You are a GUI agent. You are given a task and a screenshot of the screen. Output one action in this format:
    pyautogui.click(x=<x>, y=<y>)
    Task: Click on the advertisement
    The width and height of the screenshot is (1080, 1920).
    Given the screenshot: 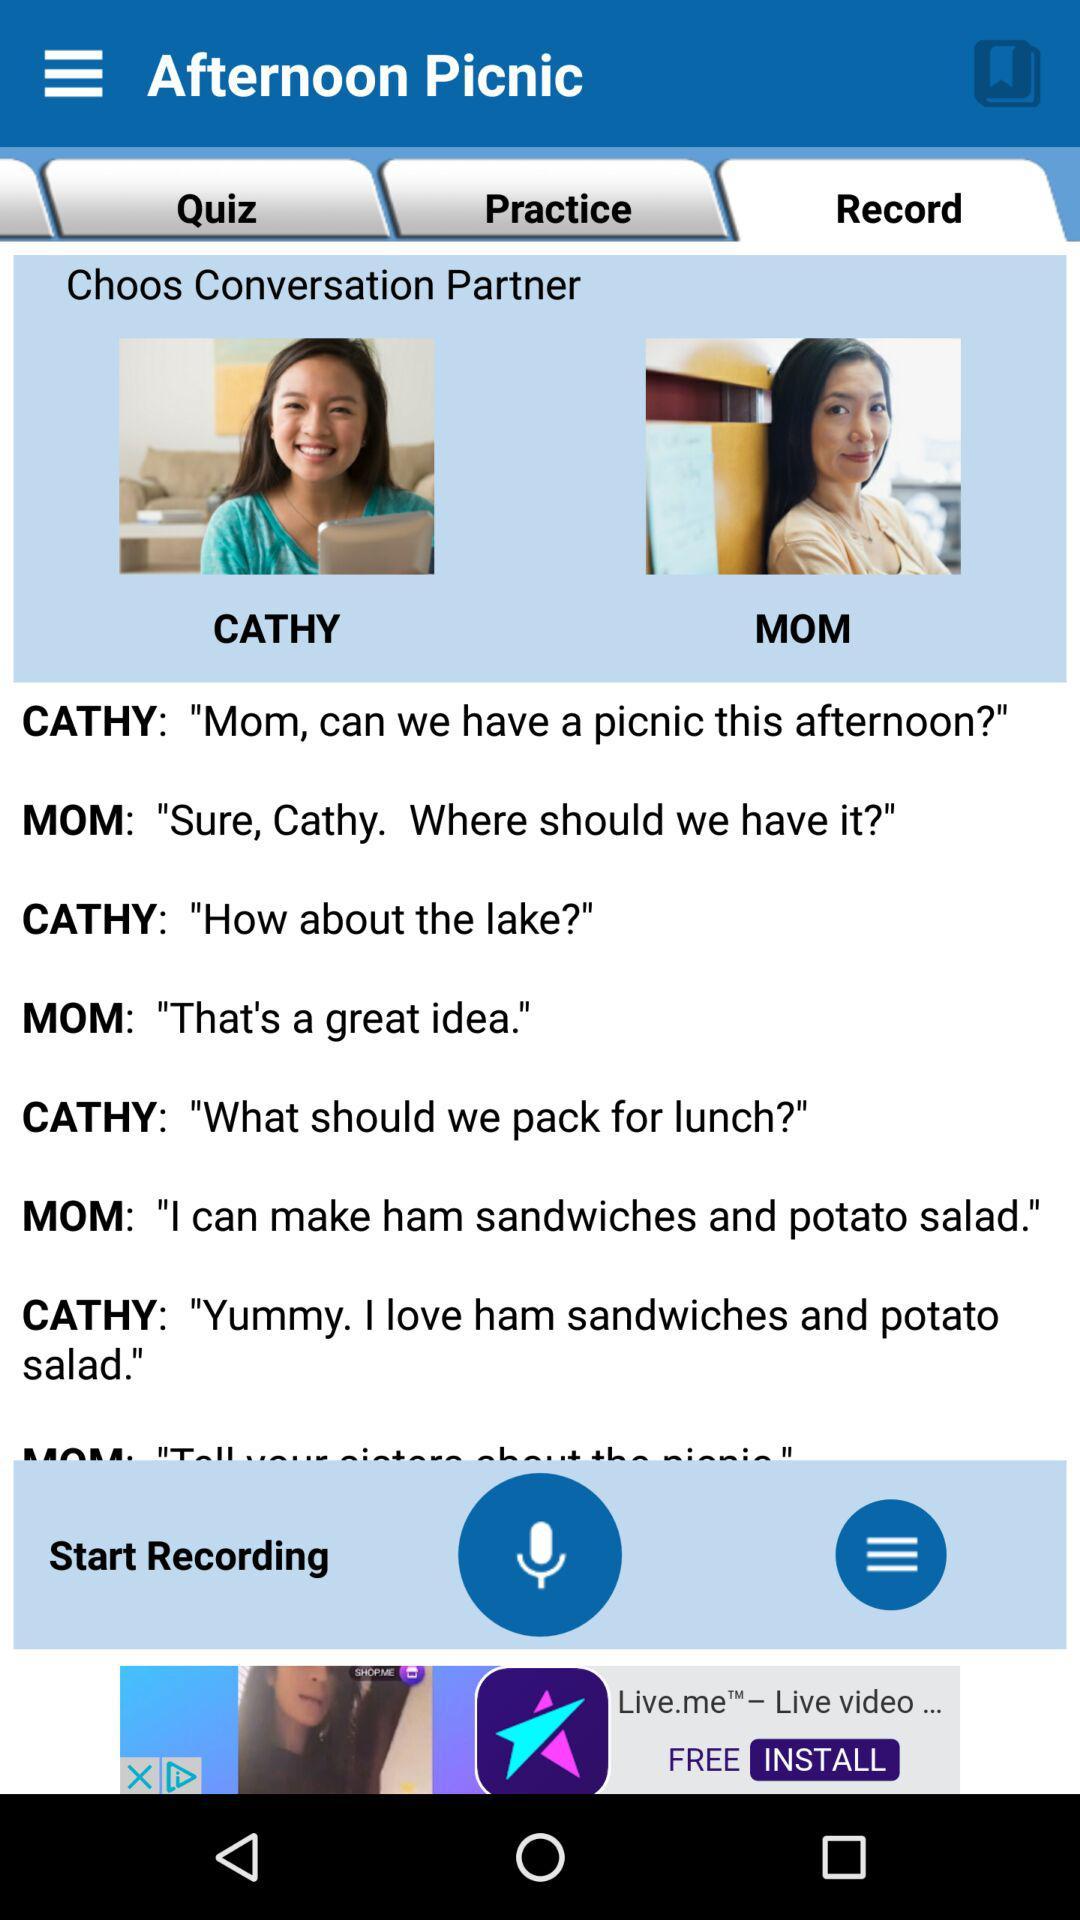 What is the action you would take?
    pyautogui.click(x=540, y=1727)
    